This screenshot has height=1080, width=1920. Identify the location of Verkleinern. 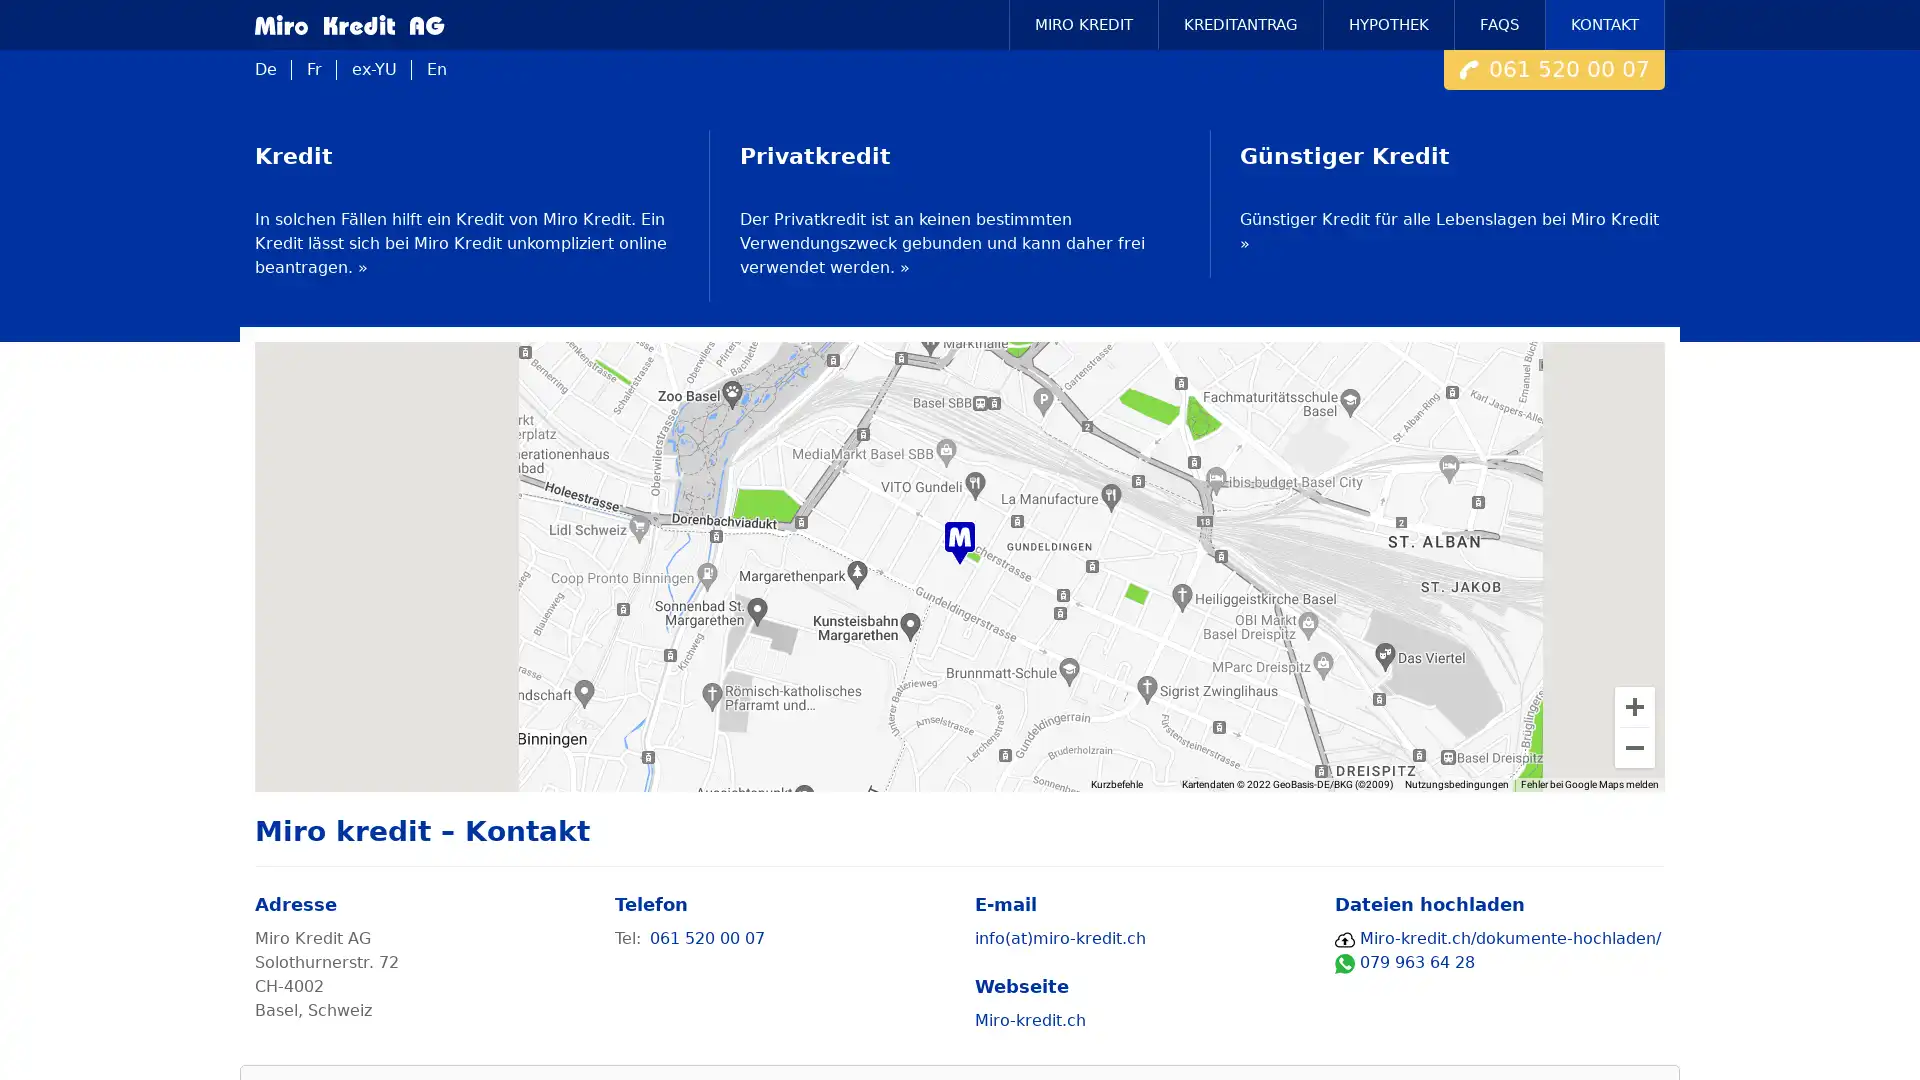
(1635, 747).